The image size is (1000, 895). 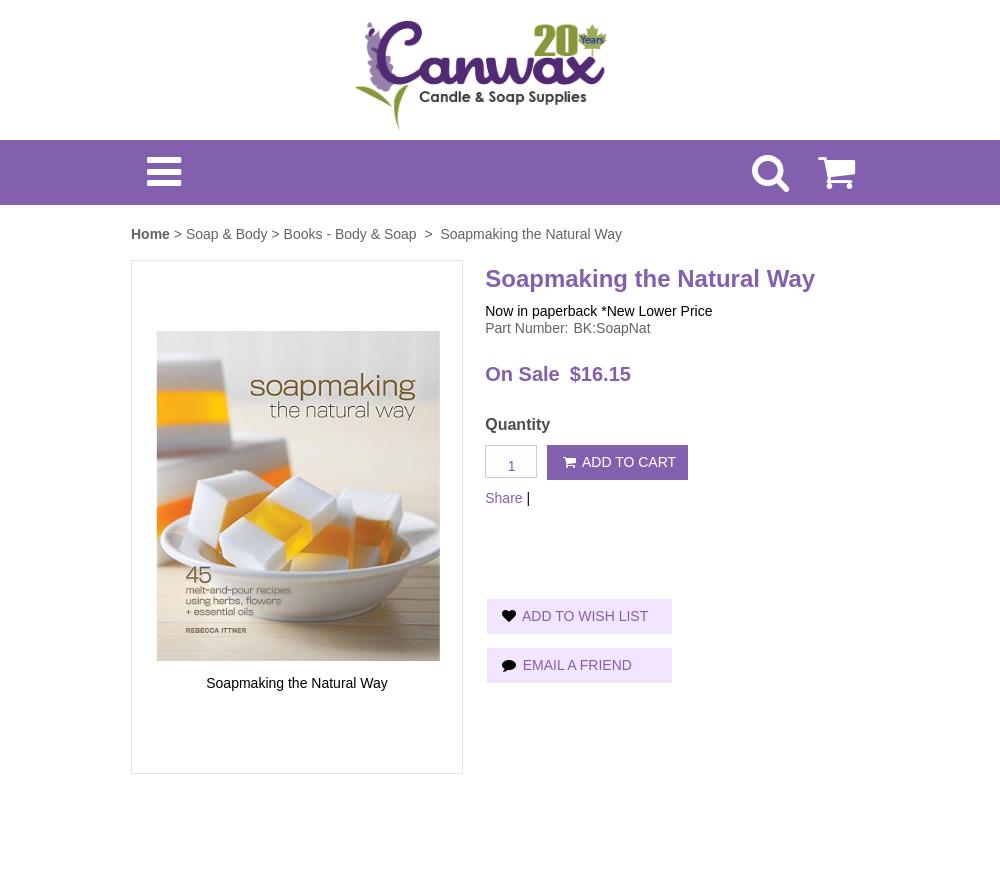 I want to click on '>  Soapmaking the Natural Way', so click(x=518, y=234).